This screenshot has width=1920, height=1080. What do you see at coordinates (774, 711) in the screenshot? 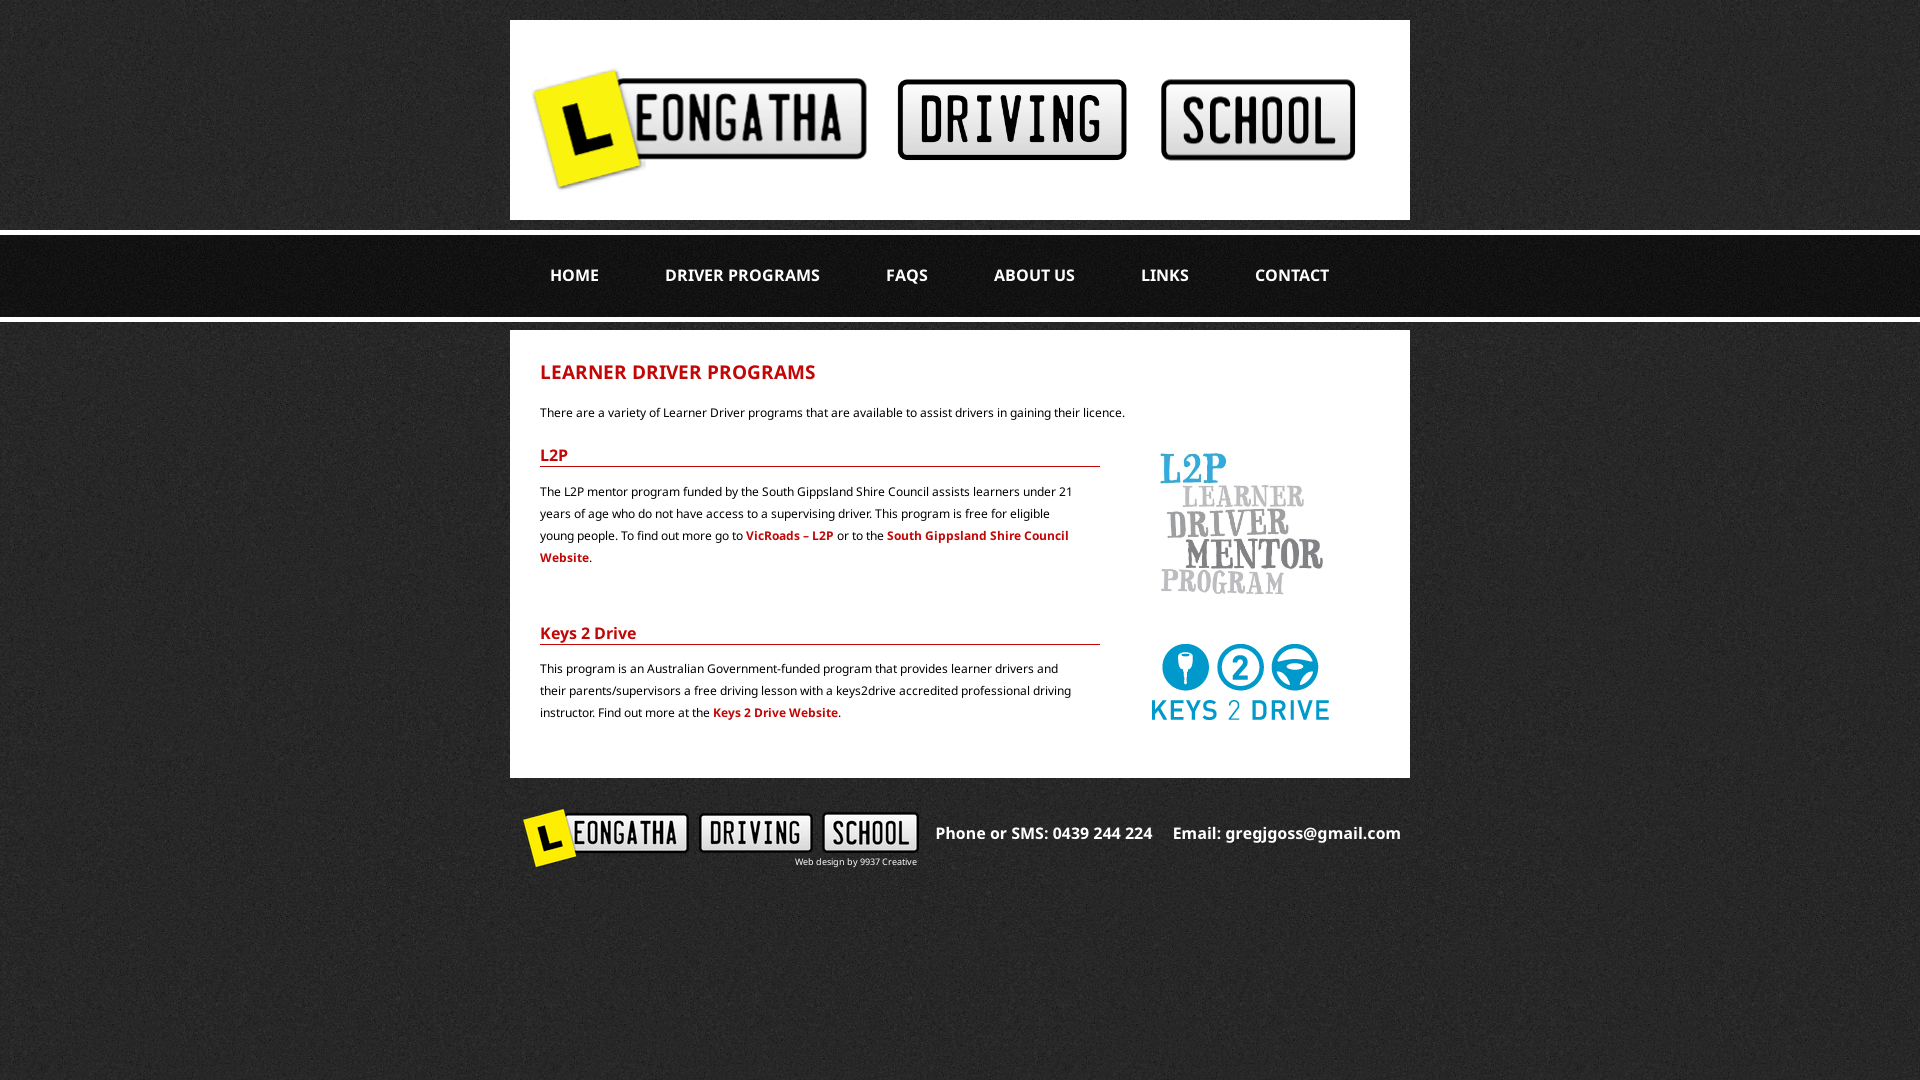
I see `'Keys 2 Drive Website'` at bounding box center [774, 711].